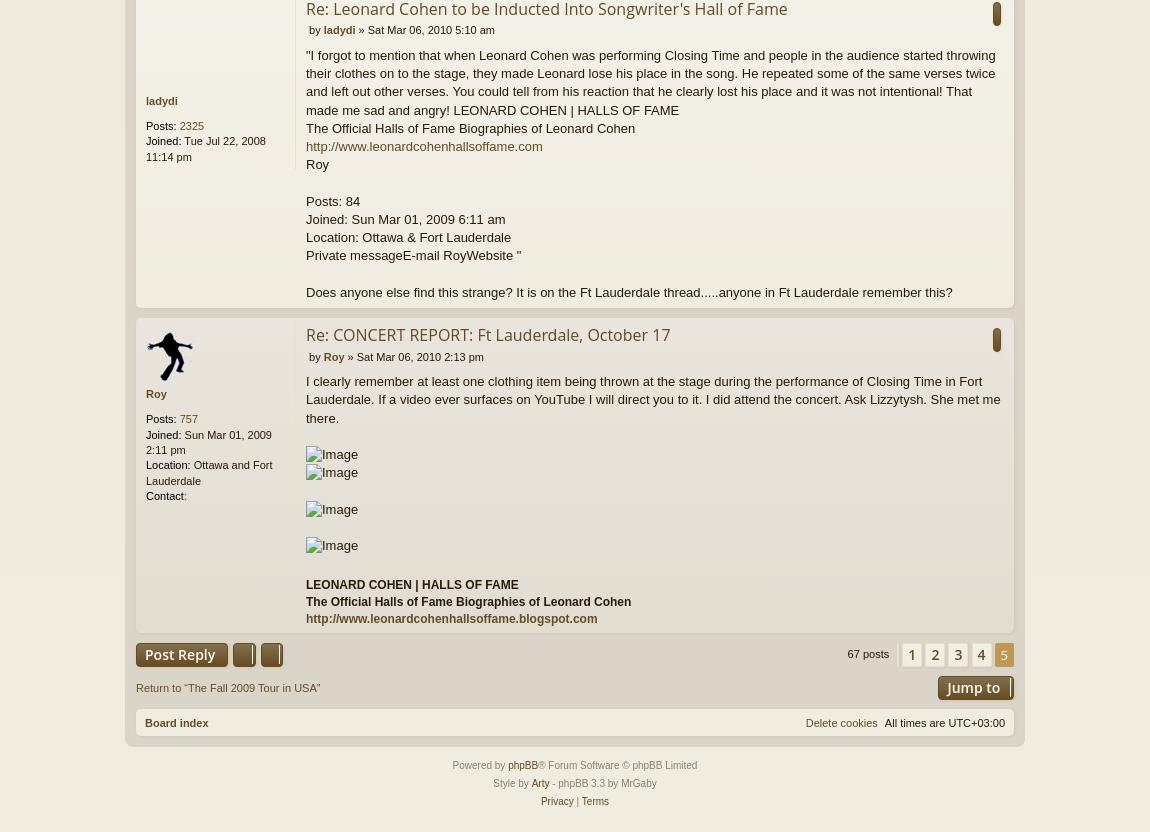 This screenshot has height=832, width=1150. What do you see at coordinates (973, 686) in the screenshot?
I see `'Jump to'` at bounding box center [973, 686].